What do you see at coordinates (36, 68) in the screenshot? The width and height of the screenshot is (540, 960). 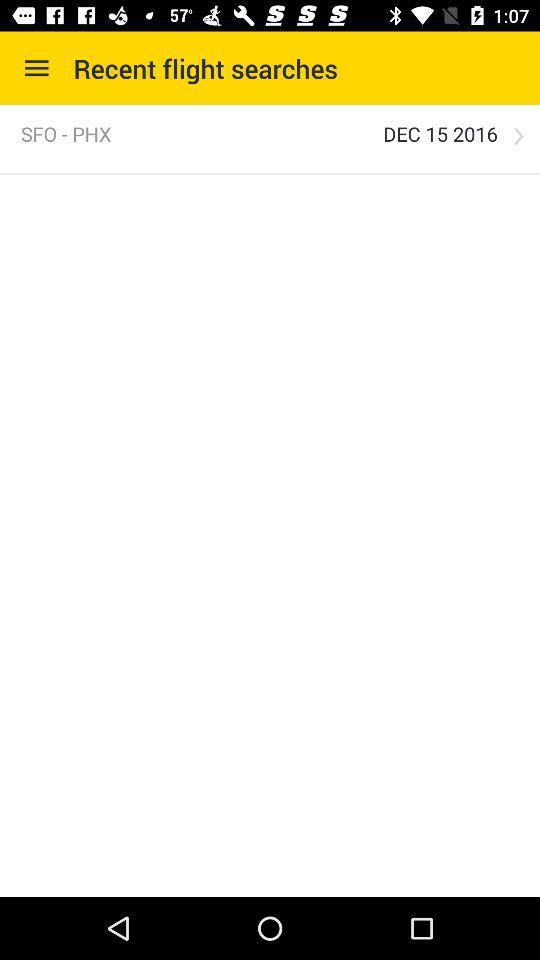 I see `the item next to the recent flight searches icon` at bounding box center [36, 68].